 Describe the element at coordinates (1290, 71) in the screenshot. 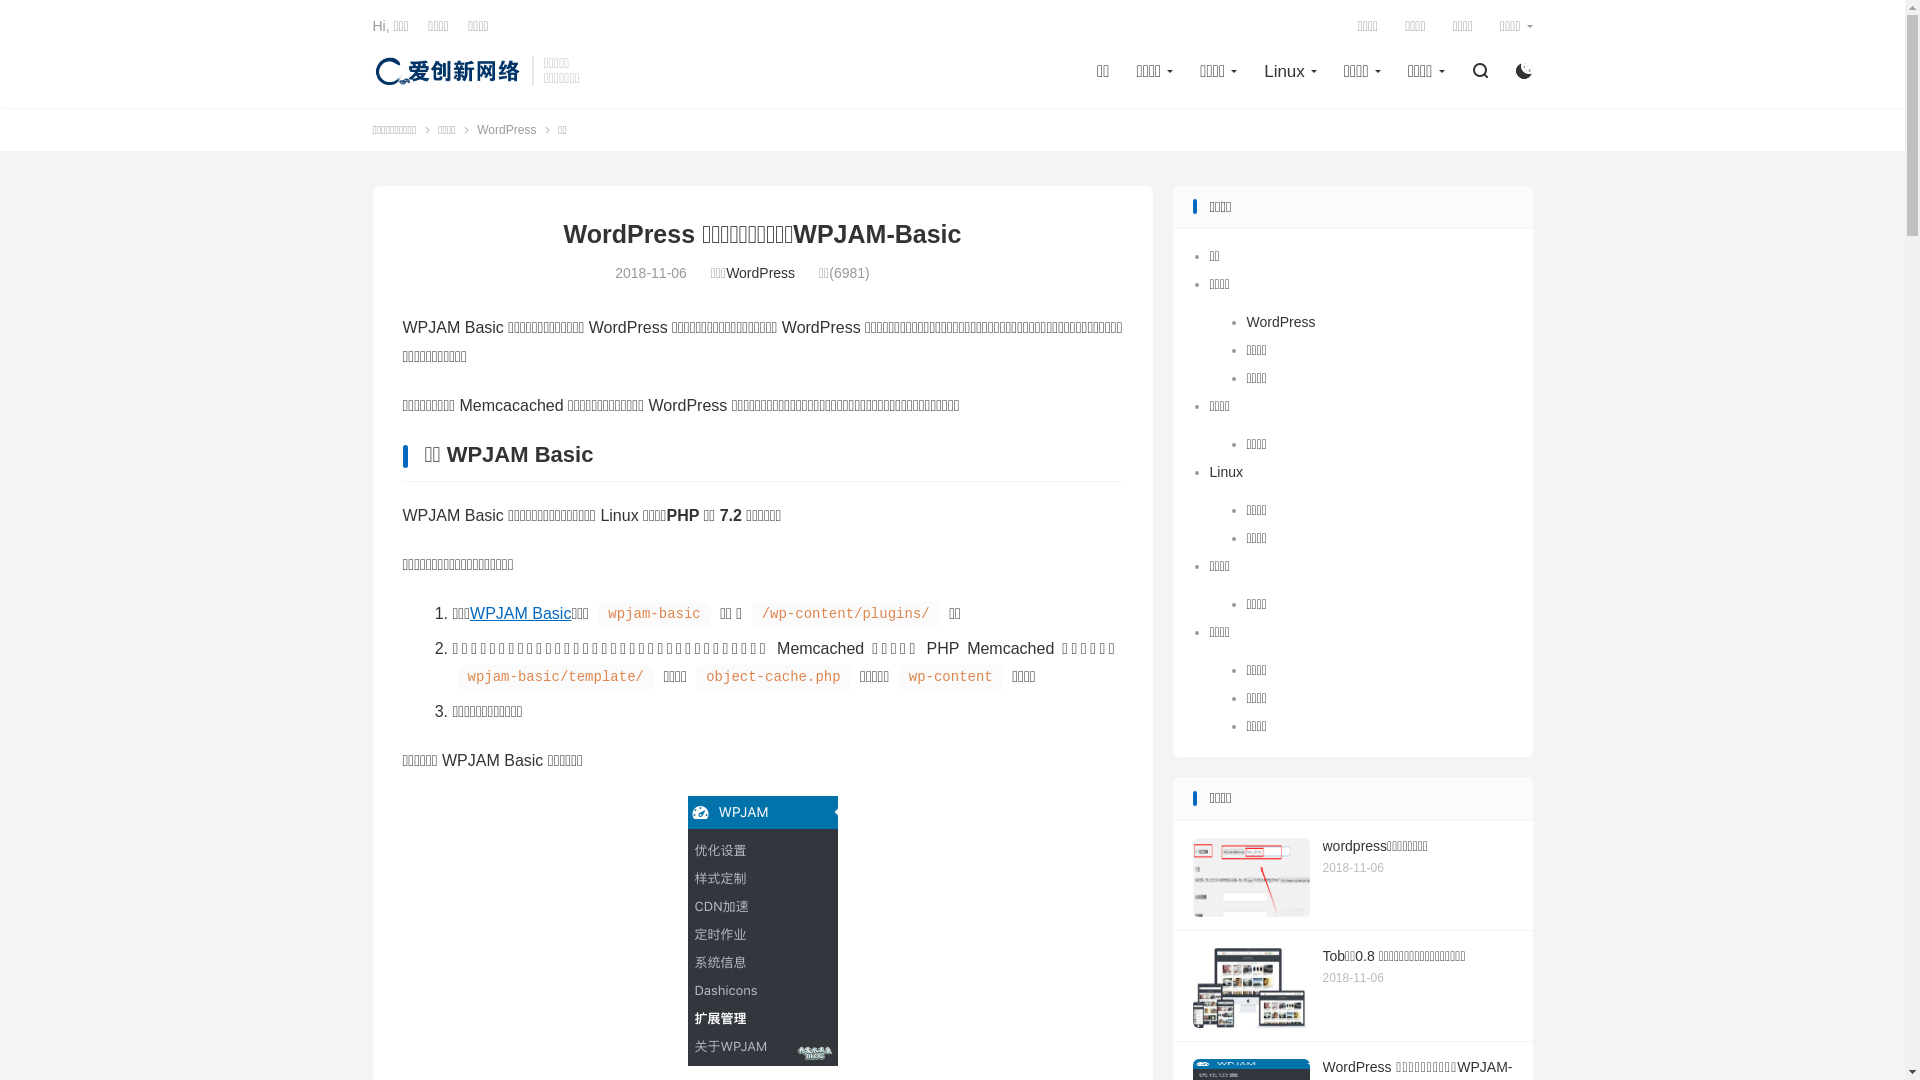

I see `'Linux'` at that location.